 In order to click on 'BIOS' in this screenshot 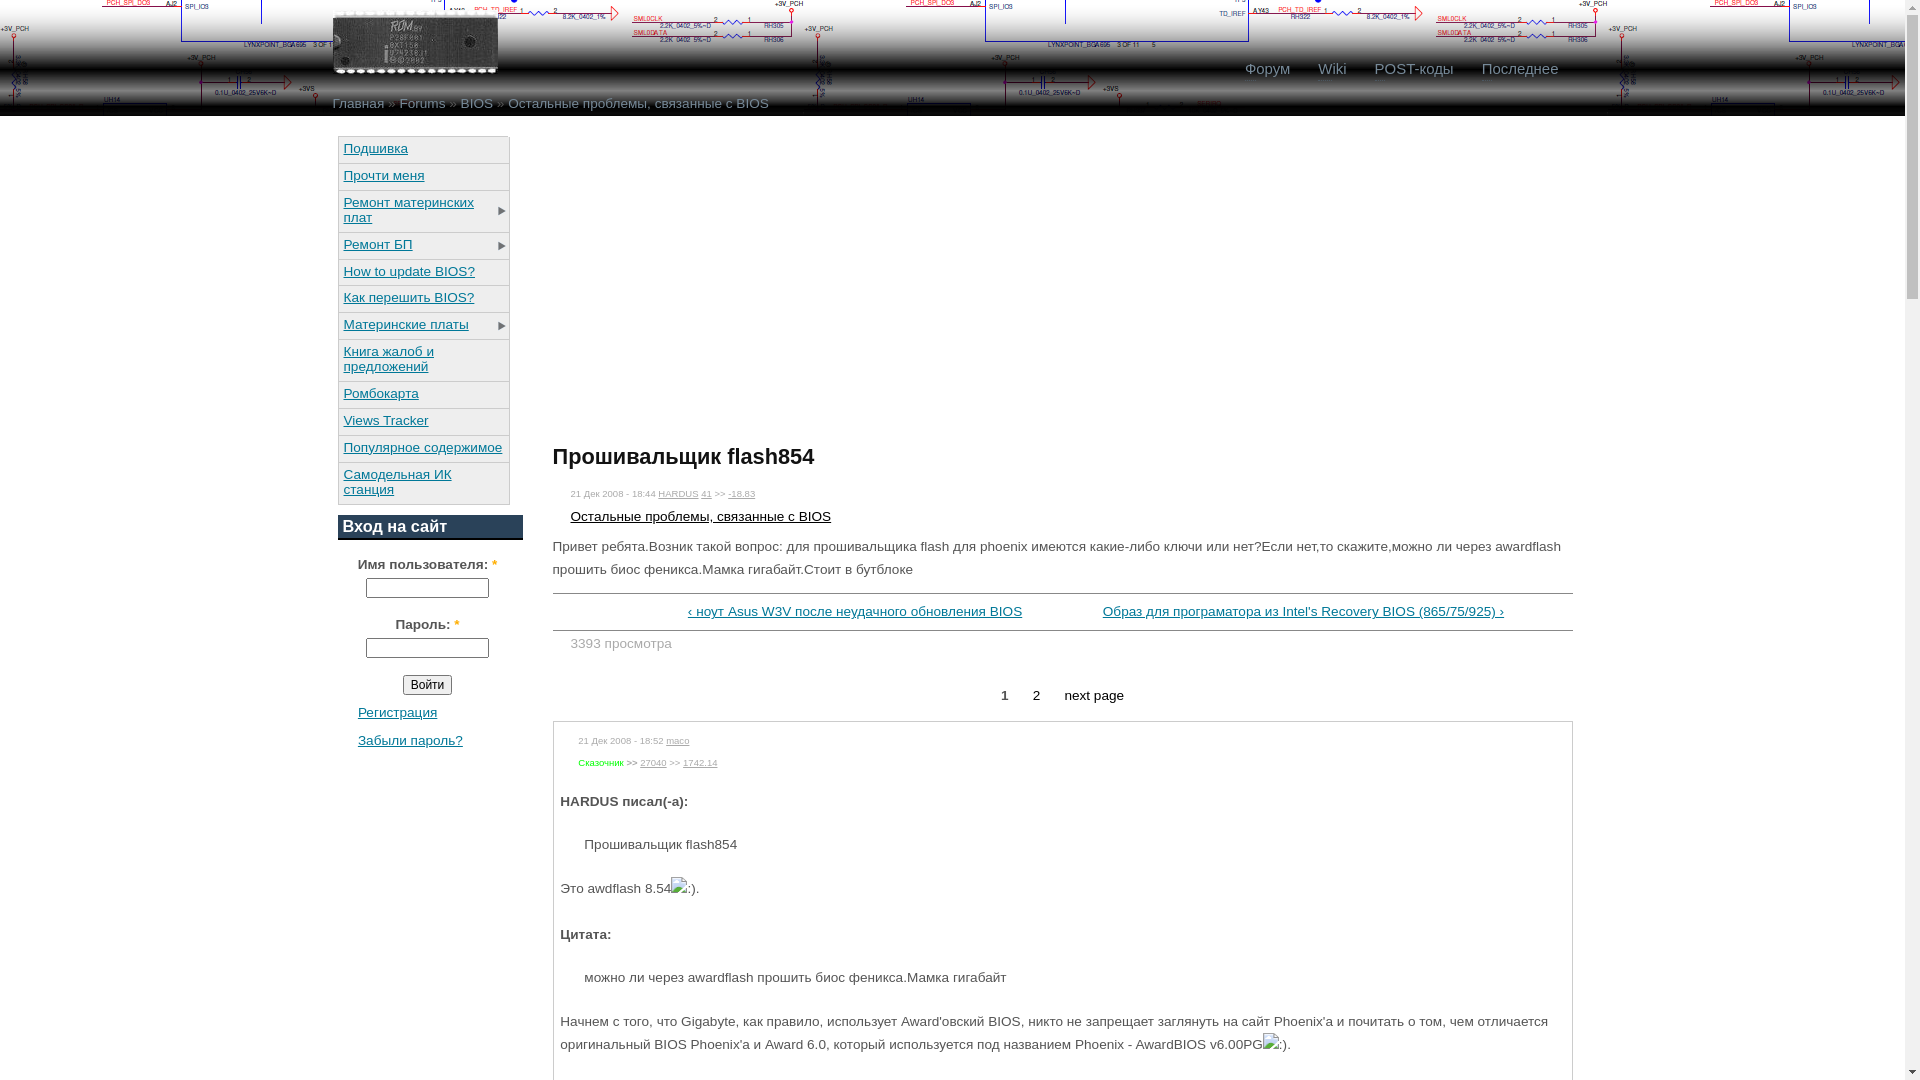, I will do `click(475, 103)`.